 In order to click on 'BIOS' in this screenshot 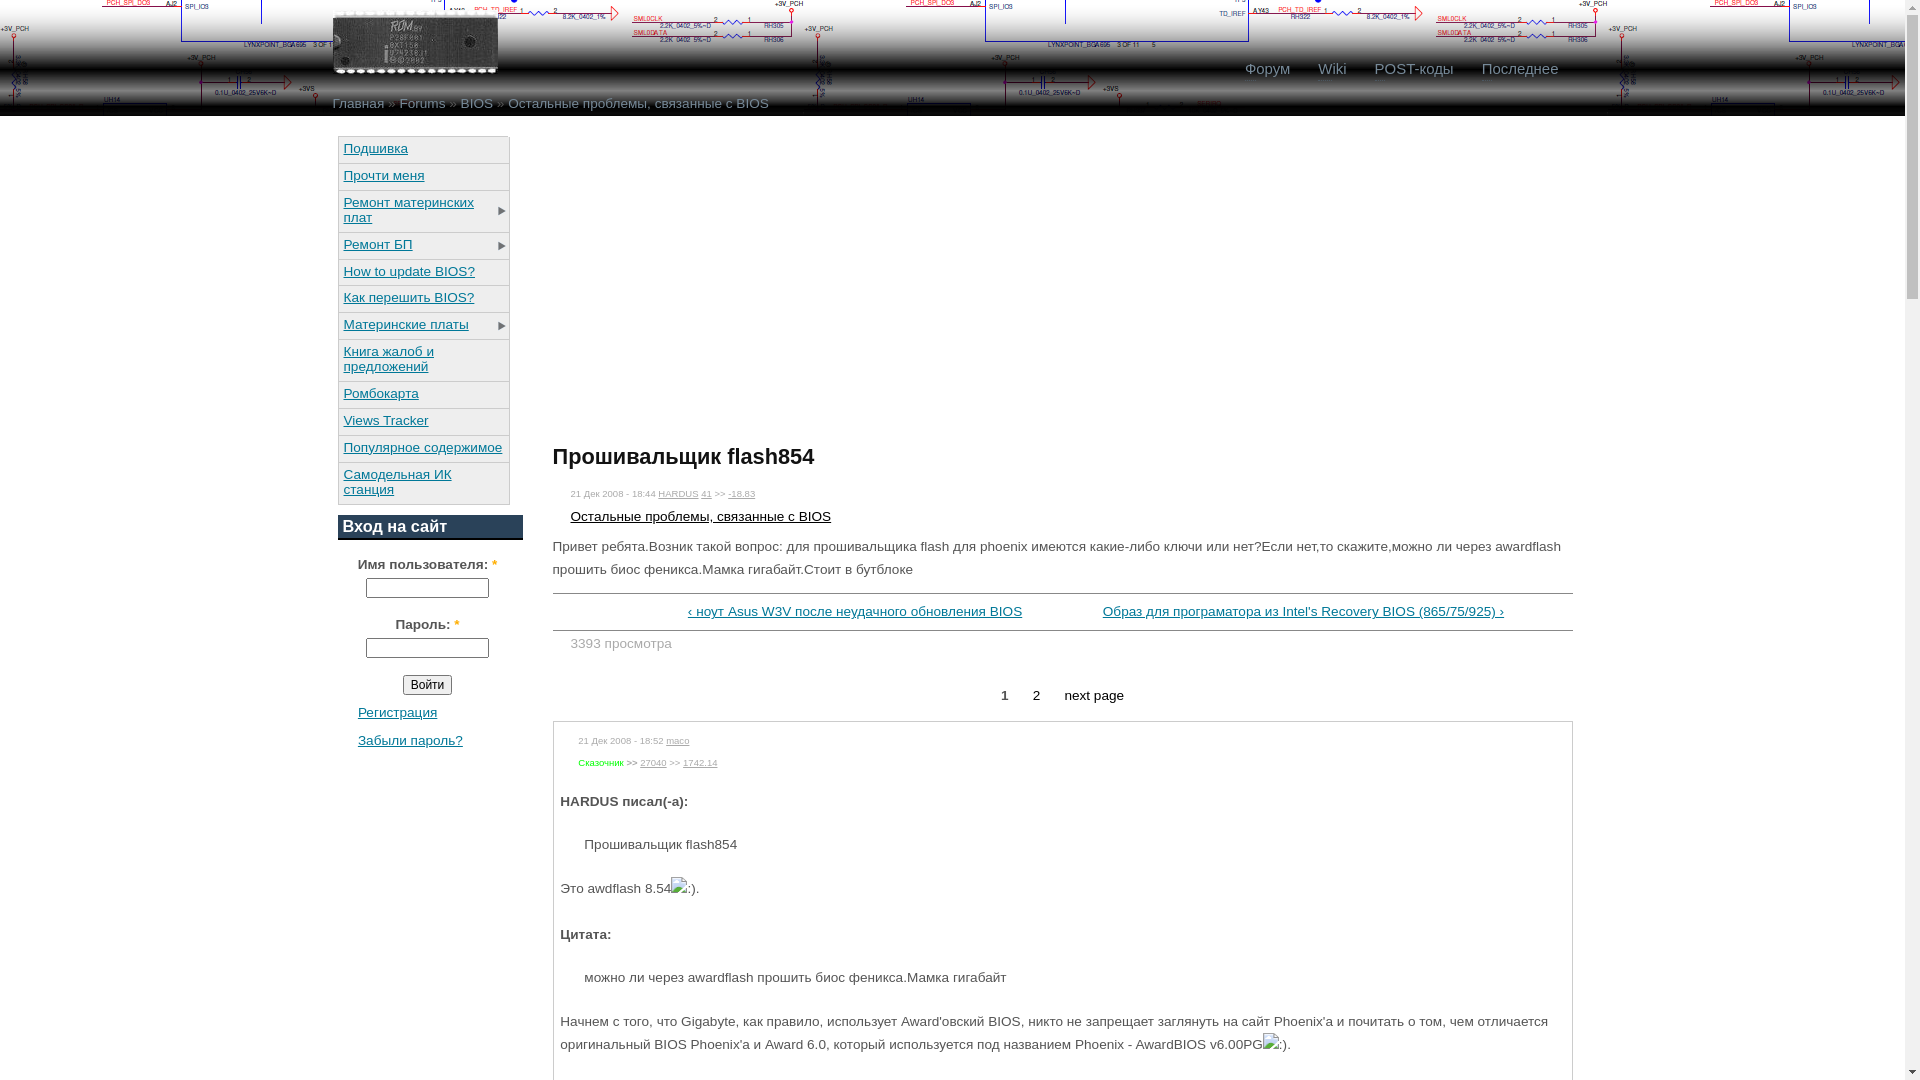, I will do `click(475, 103)`.